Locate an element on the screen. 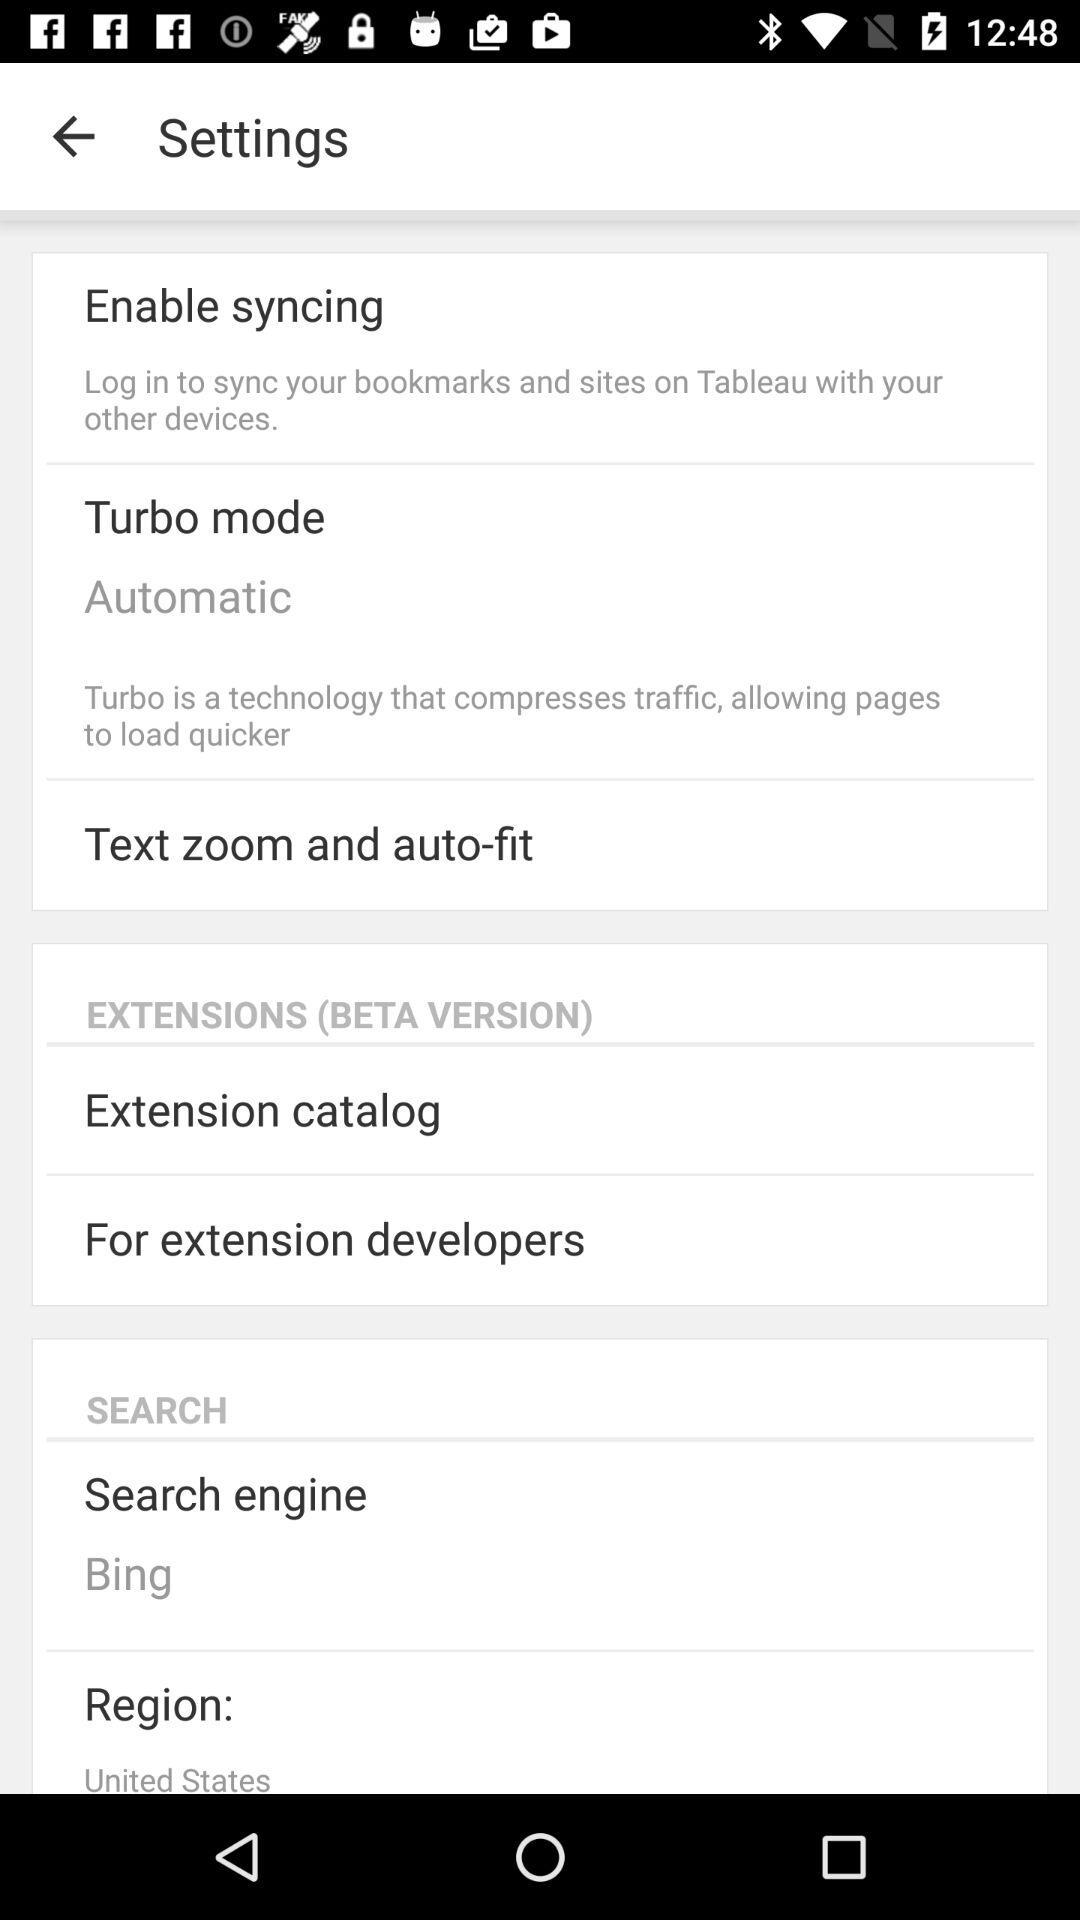 This screenshot has height=1920, width=1080. icon above enable syncing icon is located at coordinates (72, 135).